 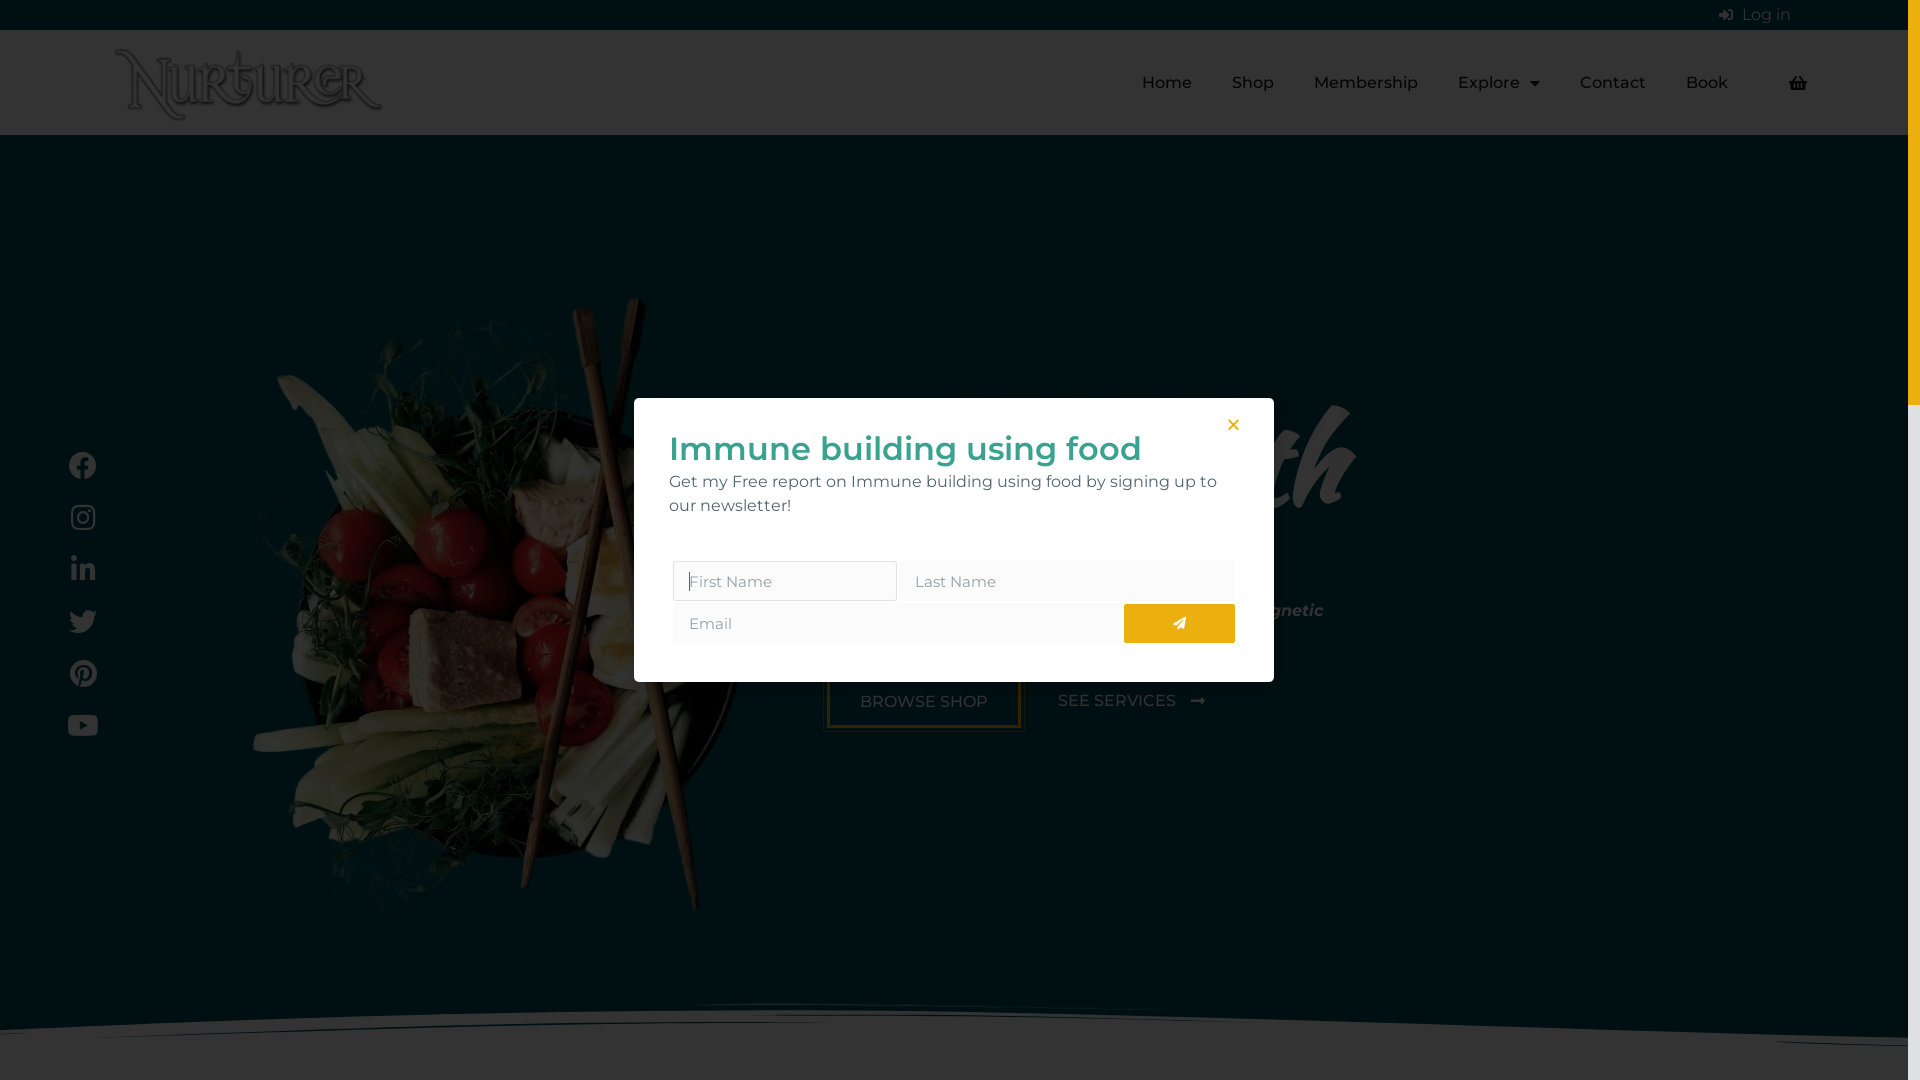 What do you see at coordinates (1210, 82) in the screenshot?
I see `'Shop'` at bounding box center [1210, 82].